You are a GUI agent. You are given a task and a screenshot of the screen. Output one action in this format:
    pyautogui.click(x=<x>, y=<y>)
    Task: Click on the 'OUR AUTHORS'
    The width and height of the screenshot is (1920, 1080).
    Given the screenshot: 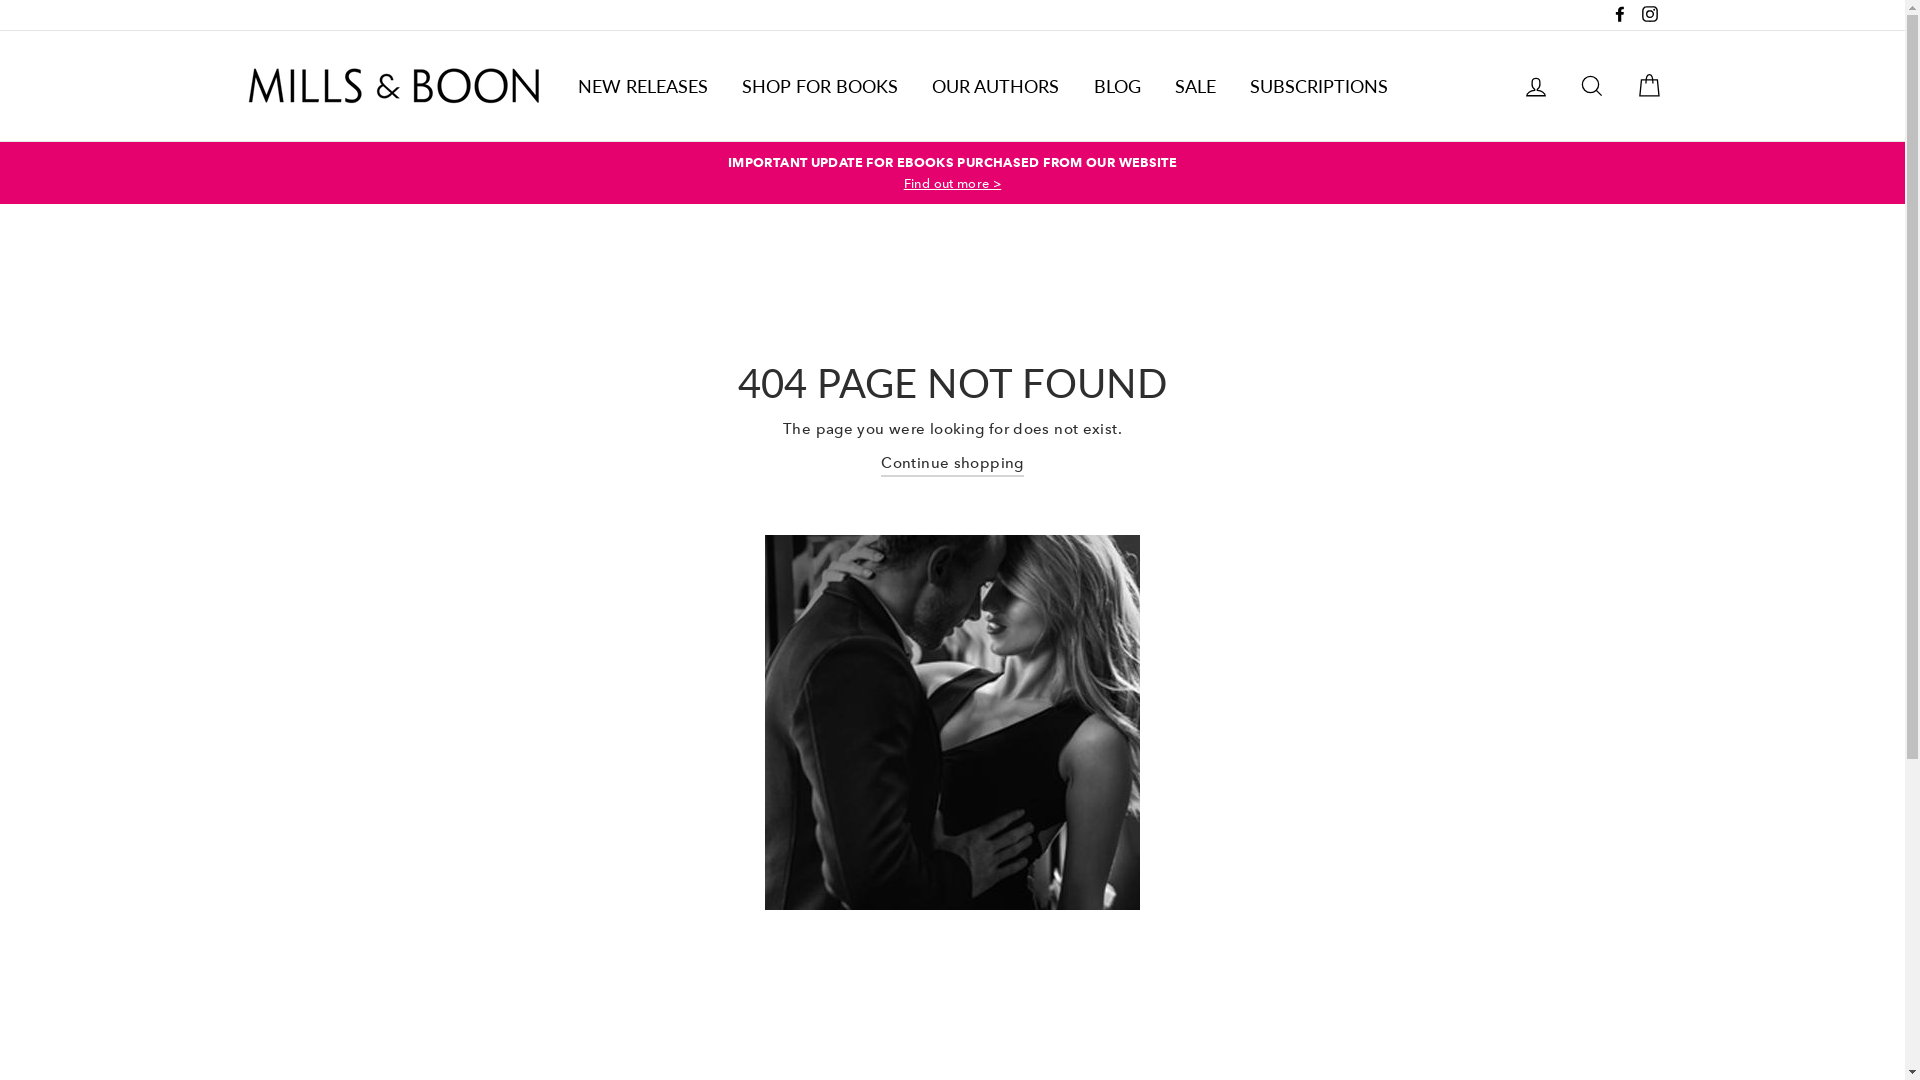 What is the action you would take?
    pyautogui.click(x=995, y=85)
    